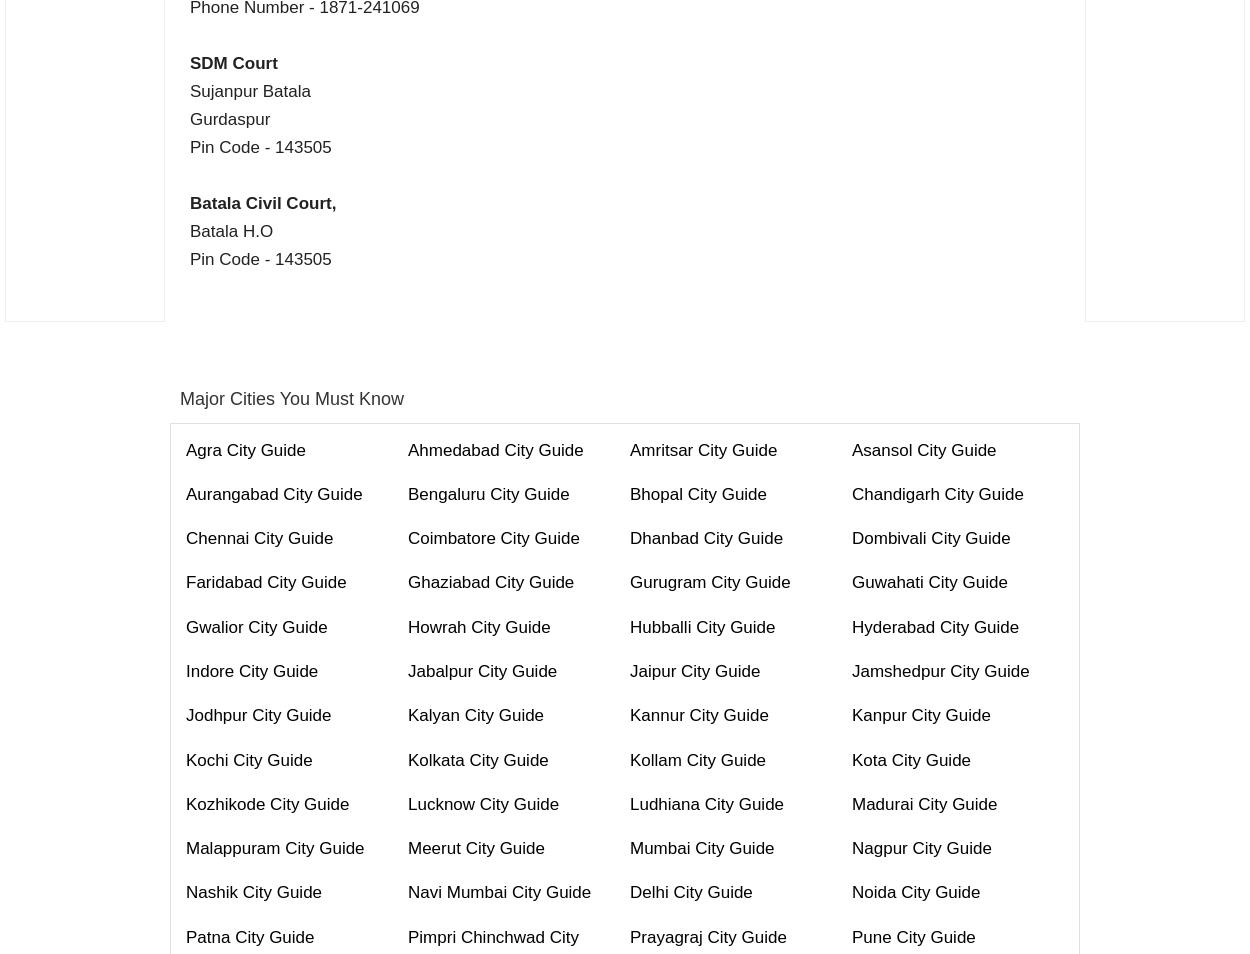 This screenshot has width=1250, height=954. I want to click on 'Kanpur City Guide', so click(921, 714).